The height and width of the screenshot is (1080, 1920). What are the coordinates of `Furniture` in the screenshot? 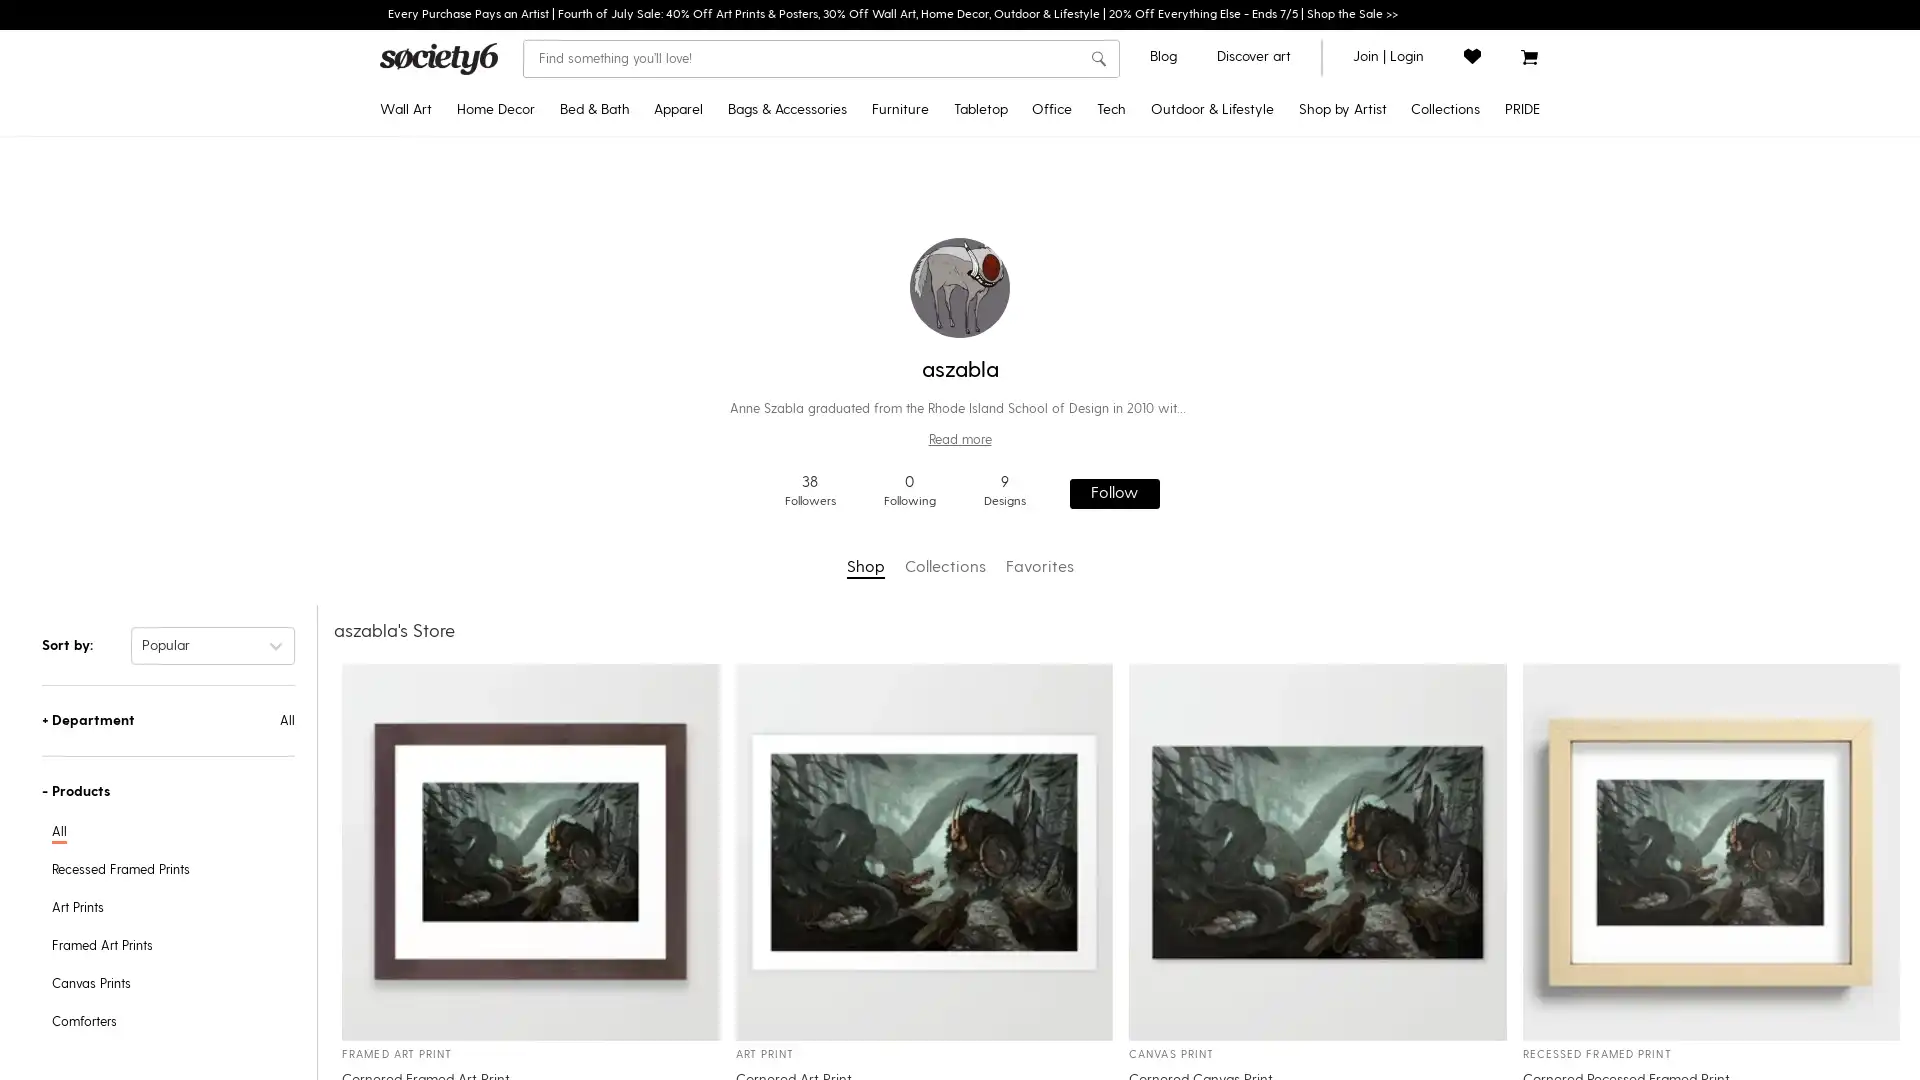 It's located at (898, 110).